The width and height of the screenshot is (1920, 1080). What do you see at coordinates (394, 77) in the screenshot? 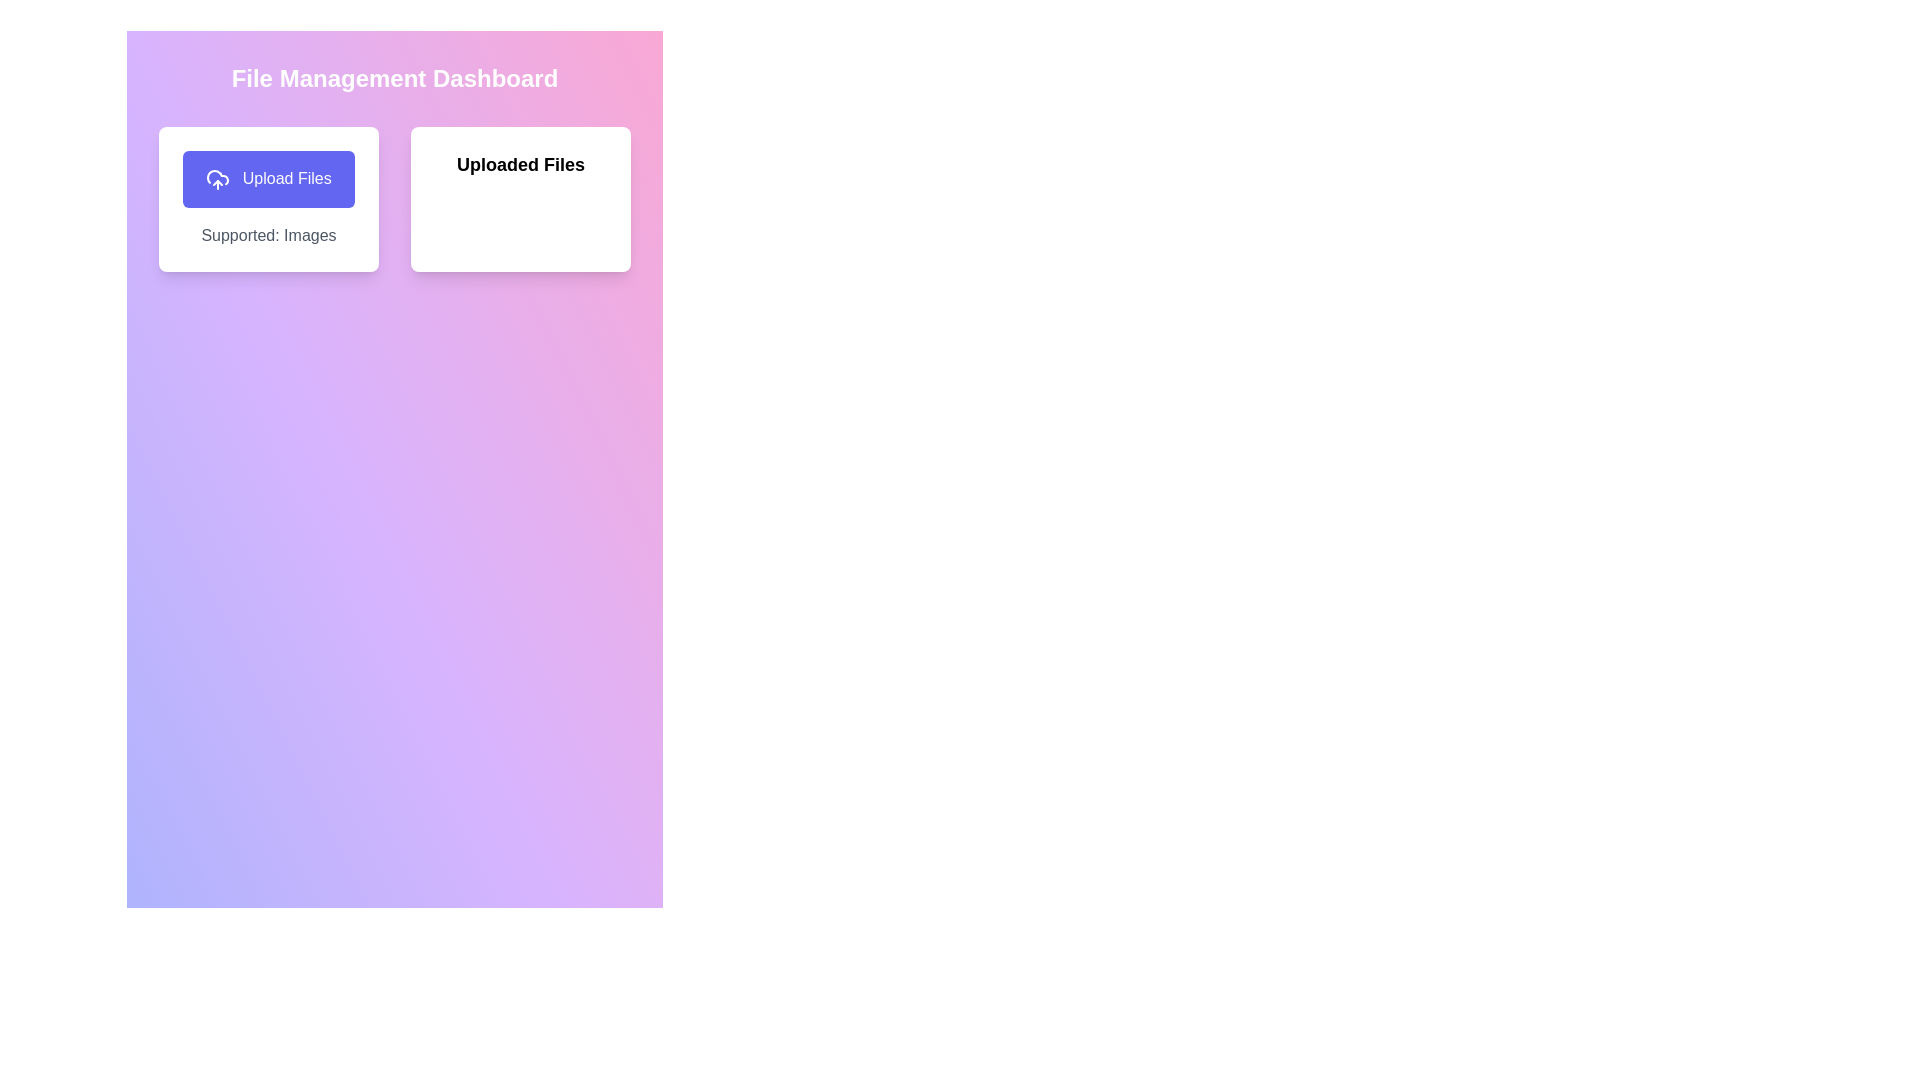
I see `the Text Header that serves as the title for the interface, providing contextual information about the dashboard's purpose` at bounding box center [394, 77].